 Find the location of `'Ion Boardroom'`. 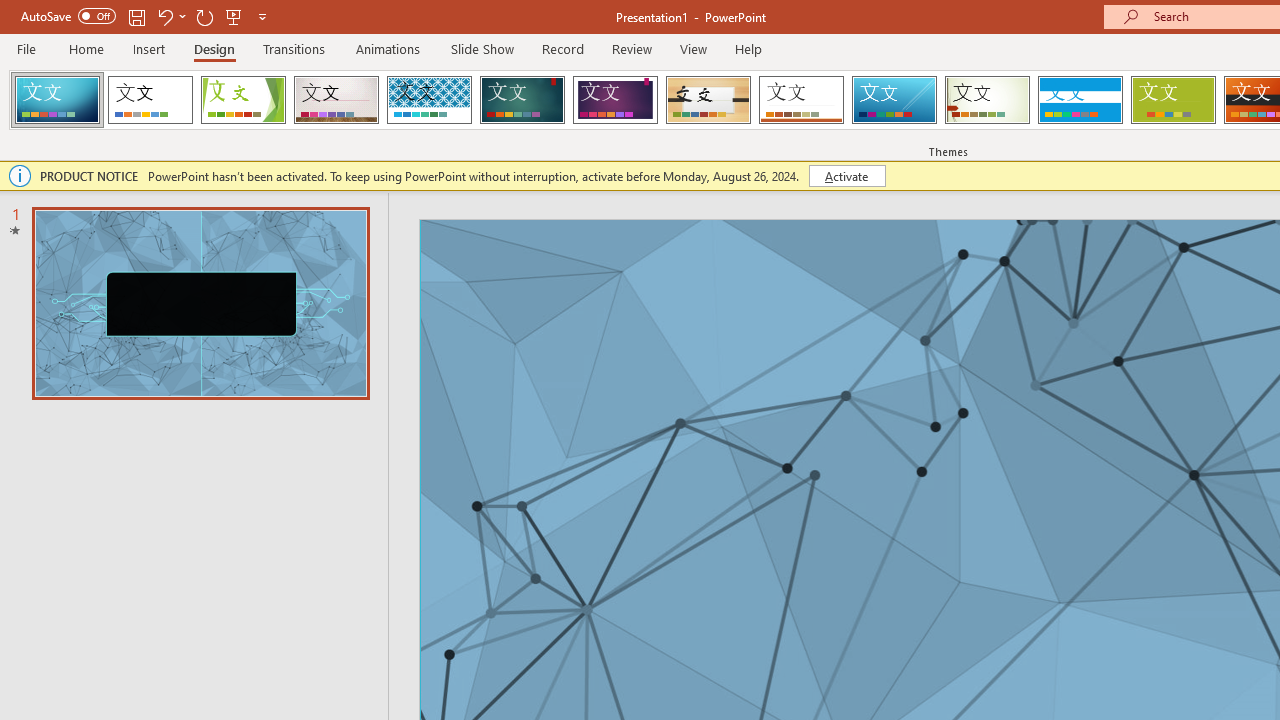

'Ion Boardroom' is located at coordinates (614, 100).